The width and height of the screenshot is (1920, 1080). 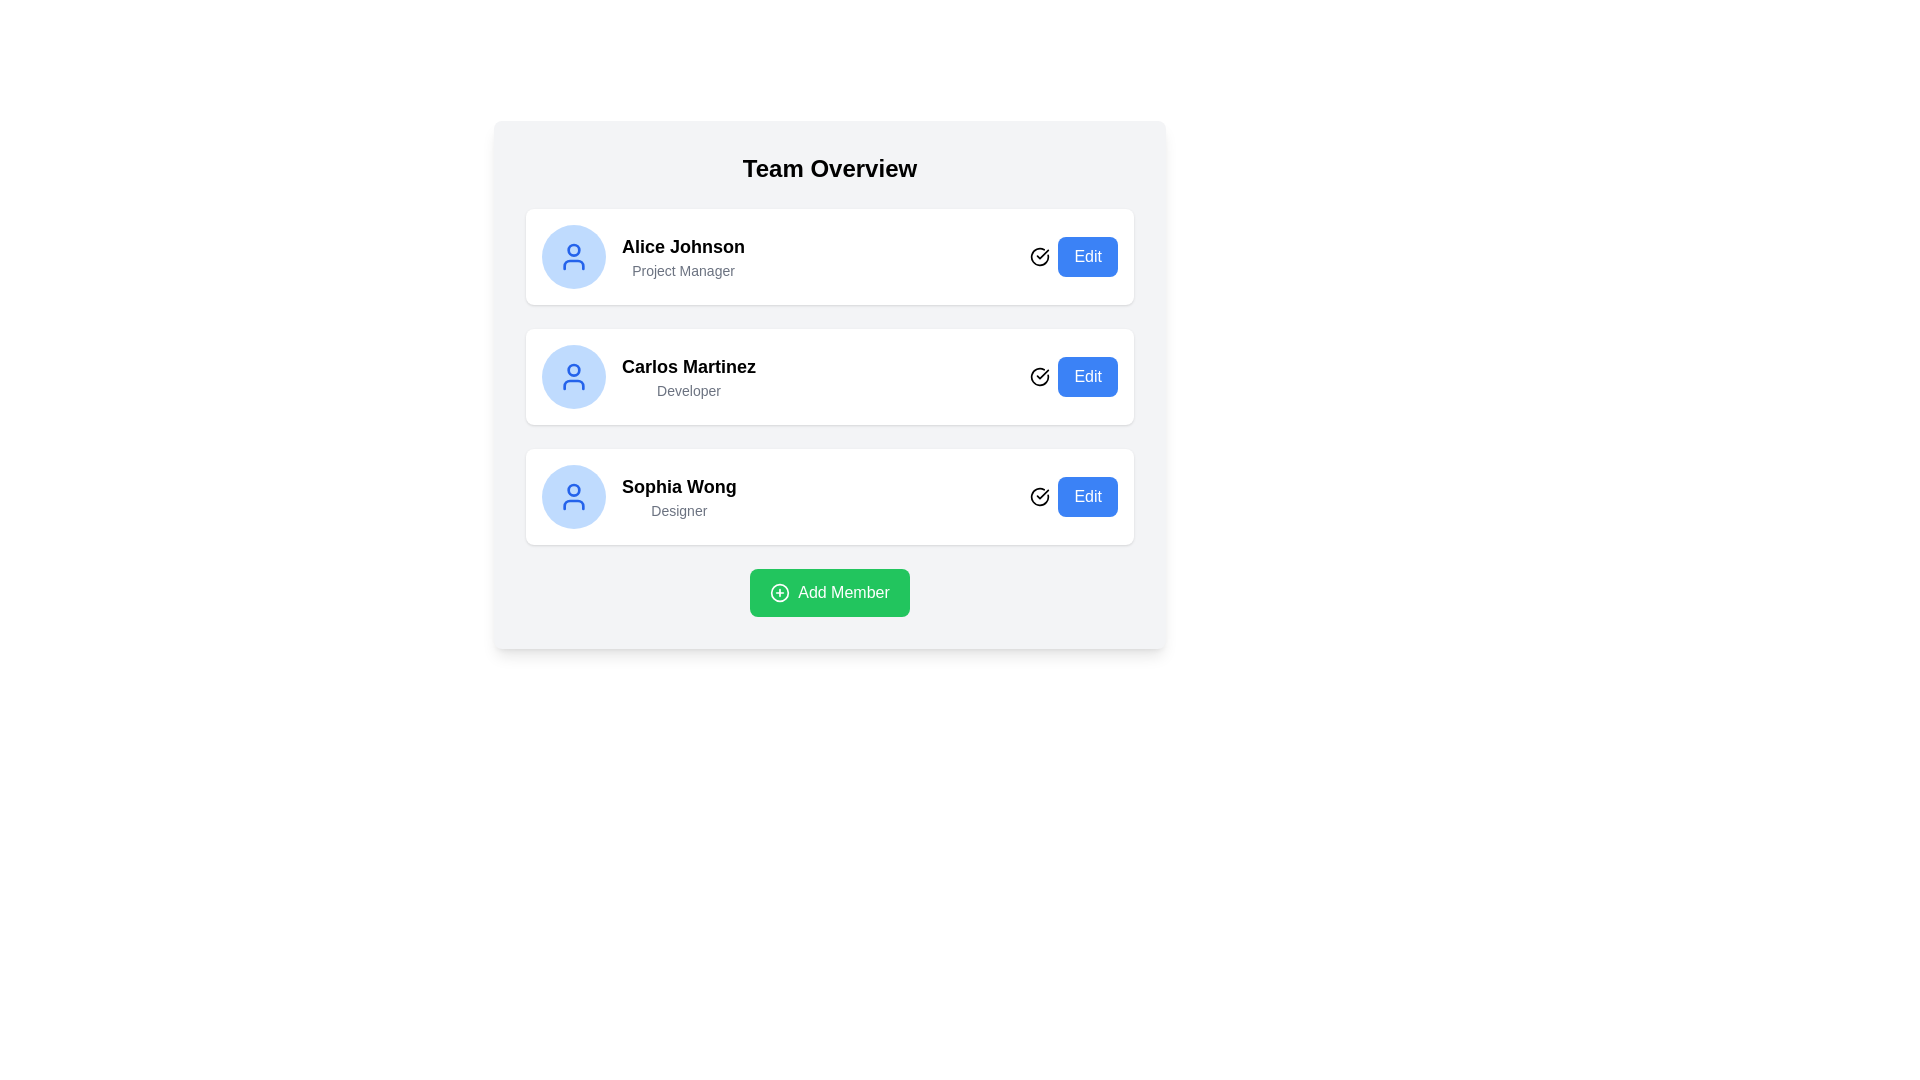 I want to click on the text block containing 'Carlos Martinez' in bold, located centrally in the second card of the user card list, above 'Sophia Wong Designer' and below 'Alice Johnson Project Manager', so click(x=689, y=377).